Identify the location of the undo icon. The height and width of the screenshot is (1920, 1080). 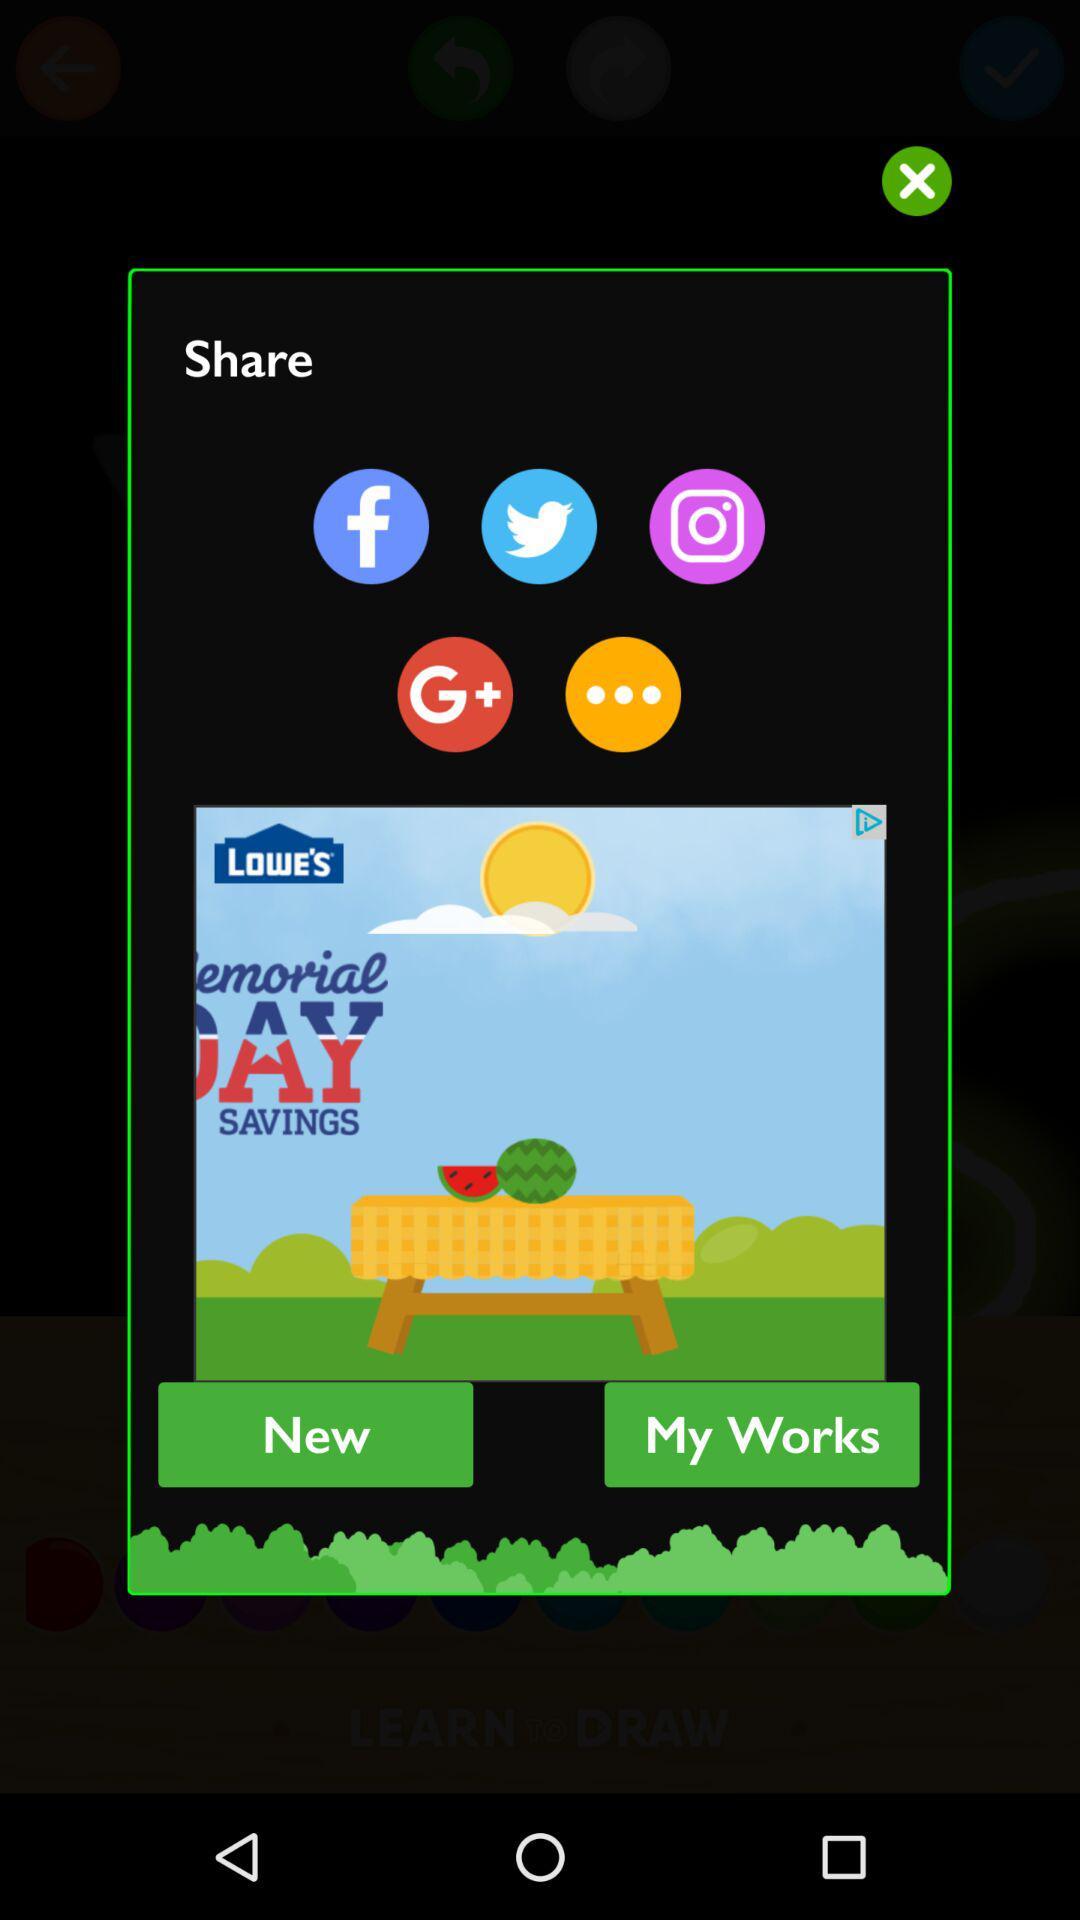
(460, 68).